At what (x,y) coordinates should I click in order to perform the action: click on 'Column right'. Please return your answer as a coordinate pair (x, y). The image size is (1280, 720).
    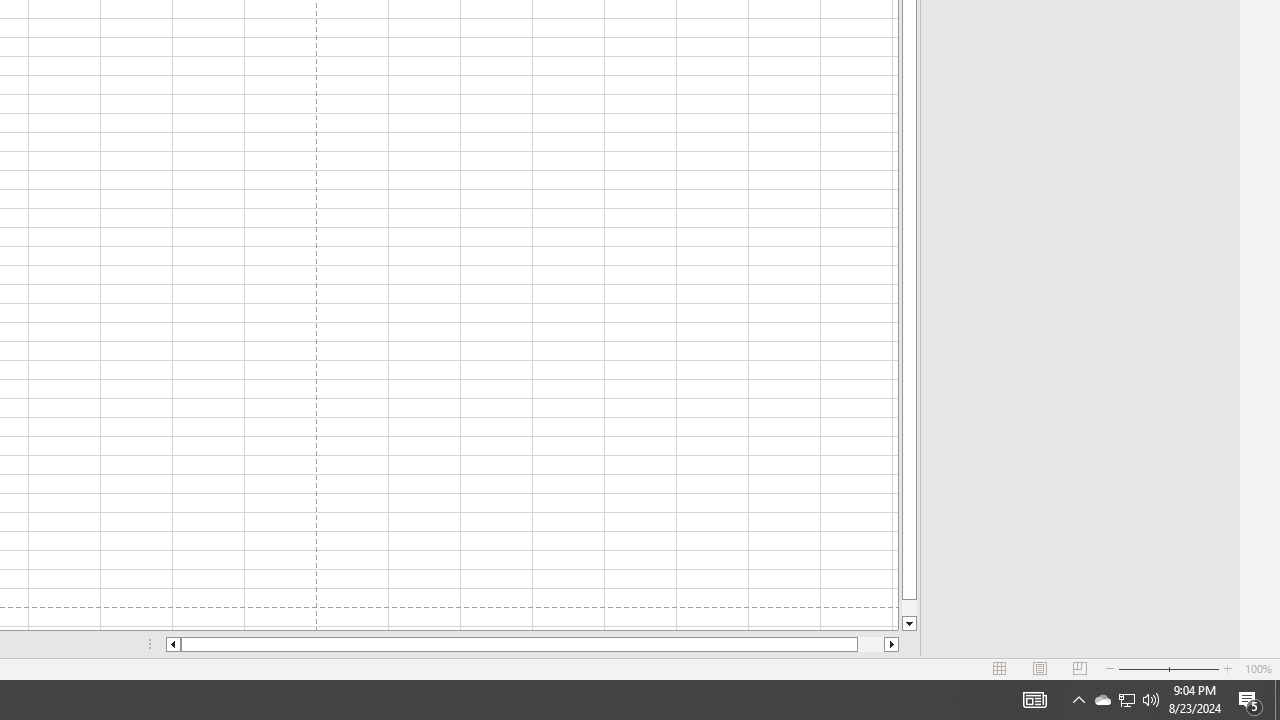
    Looking at the image, I should click on (891, 644).